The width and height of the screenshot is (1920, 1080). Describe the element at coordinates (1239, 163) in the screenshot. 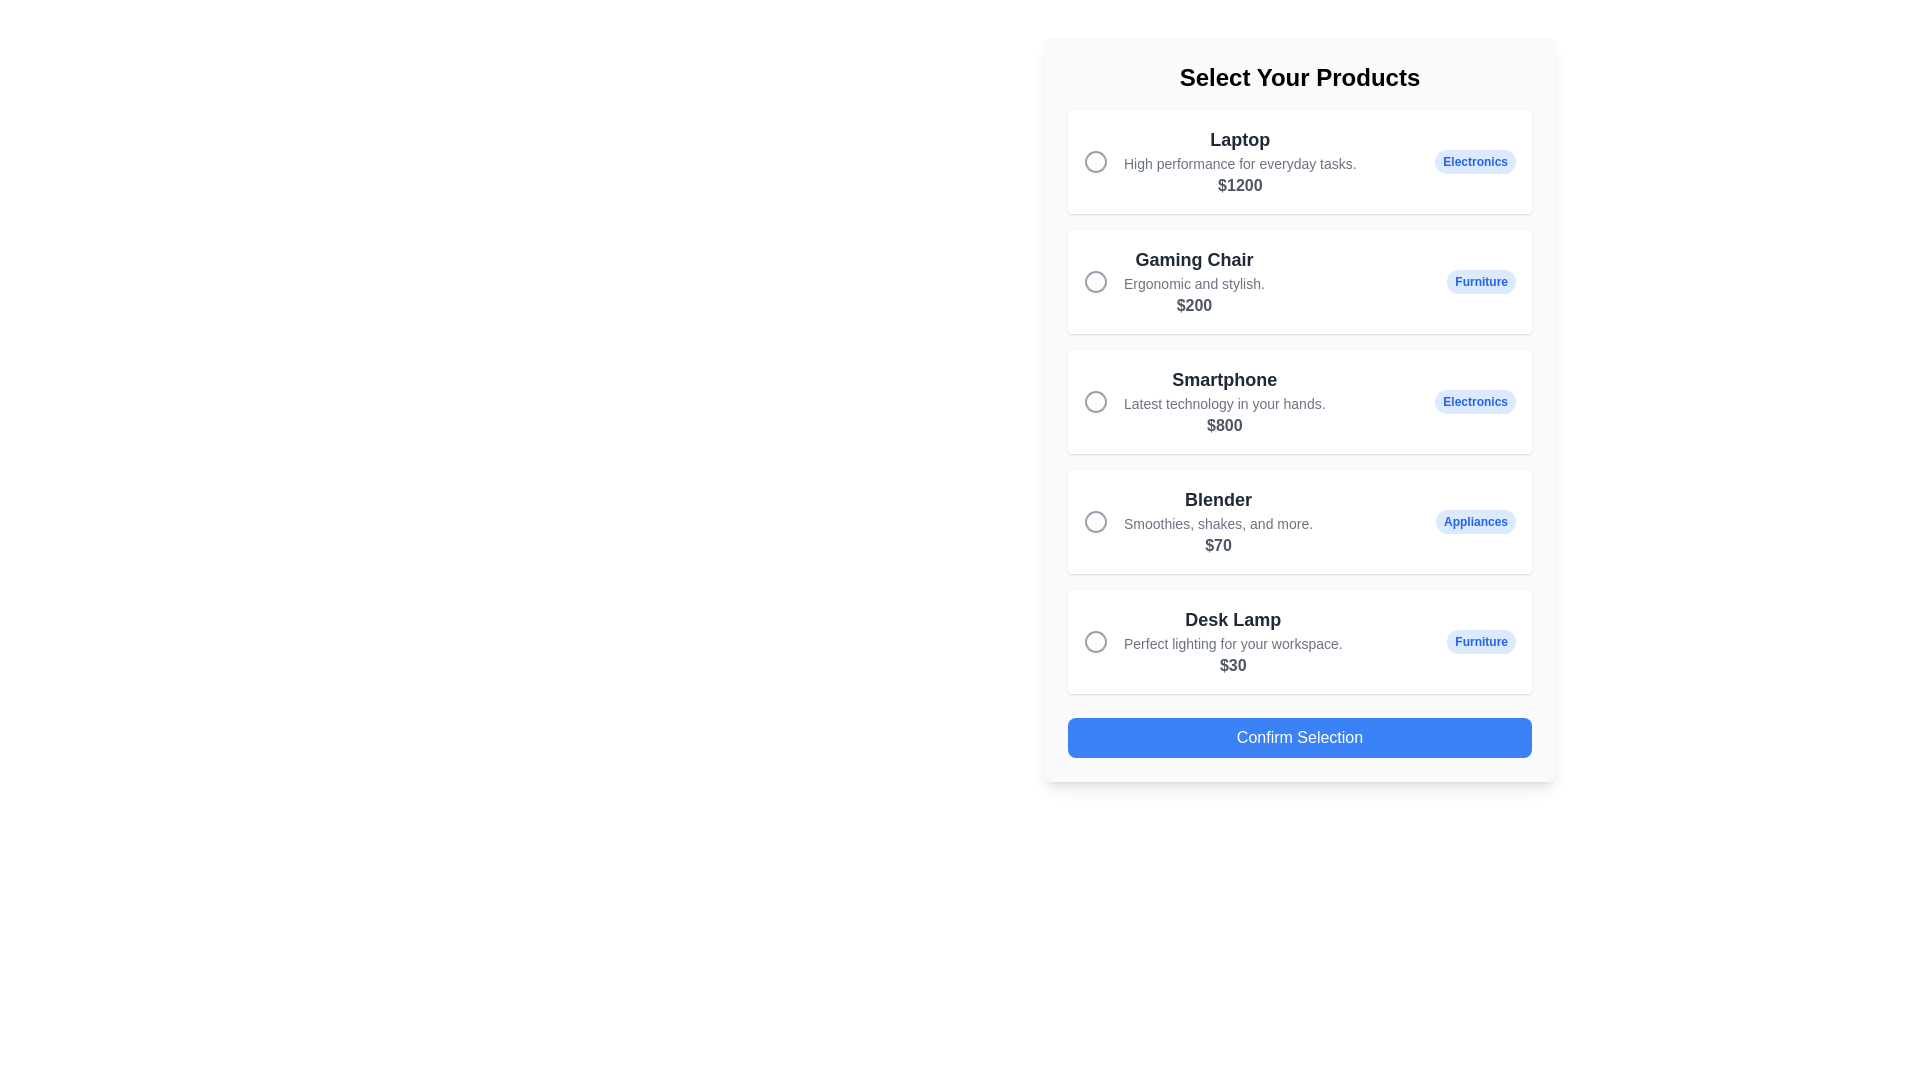

I see `the text label displaying 'High performance for everyday tasks.' which is located below the heading 'Laptop' and above the pricing information '$1200'` at that location.